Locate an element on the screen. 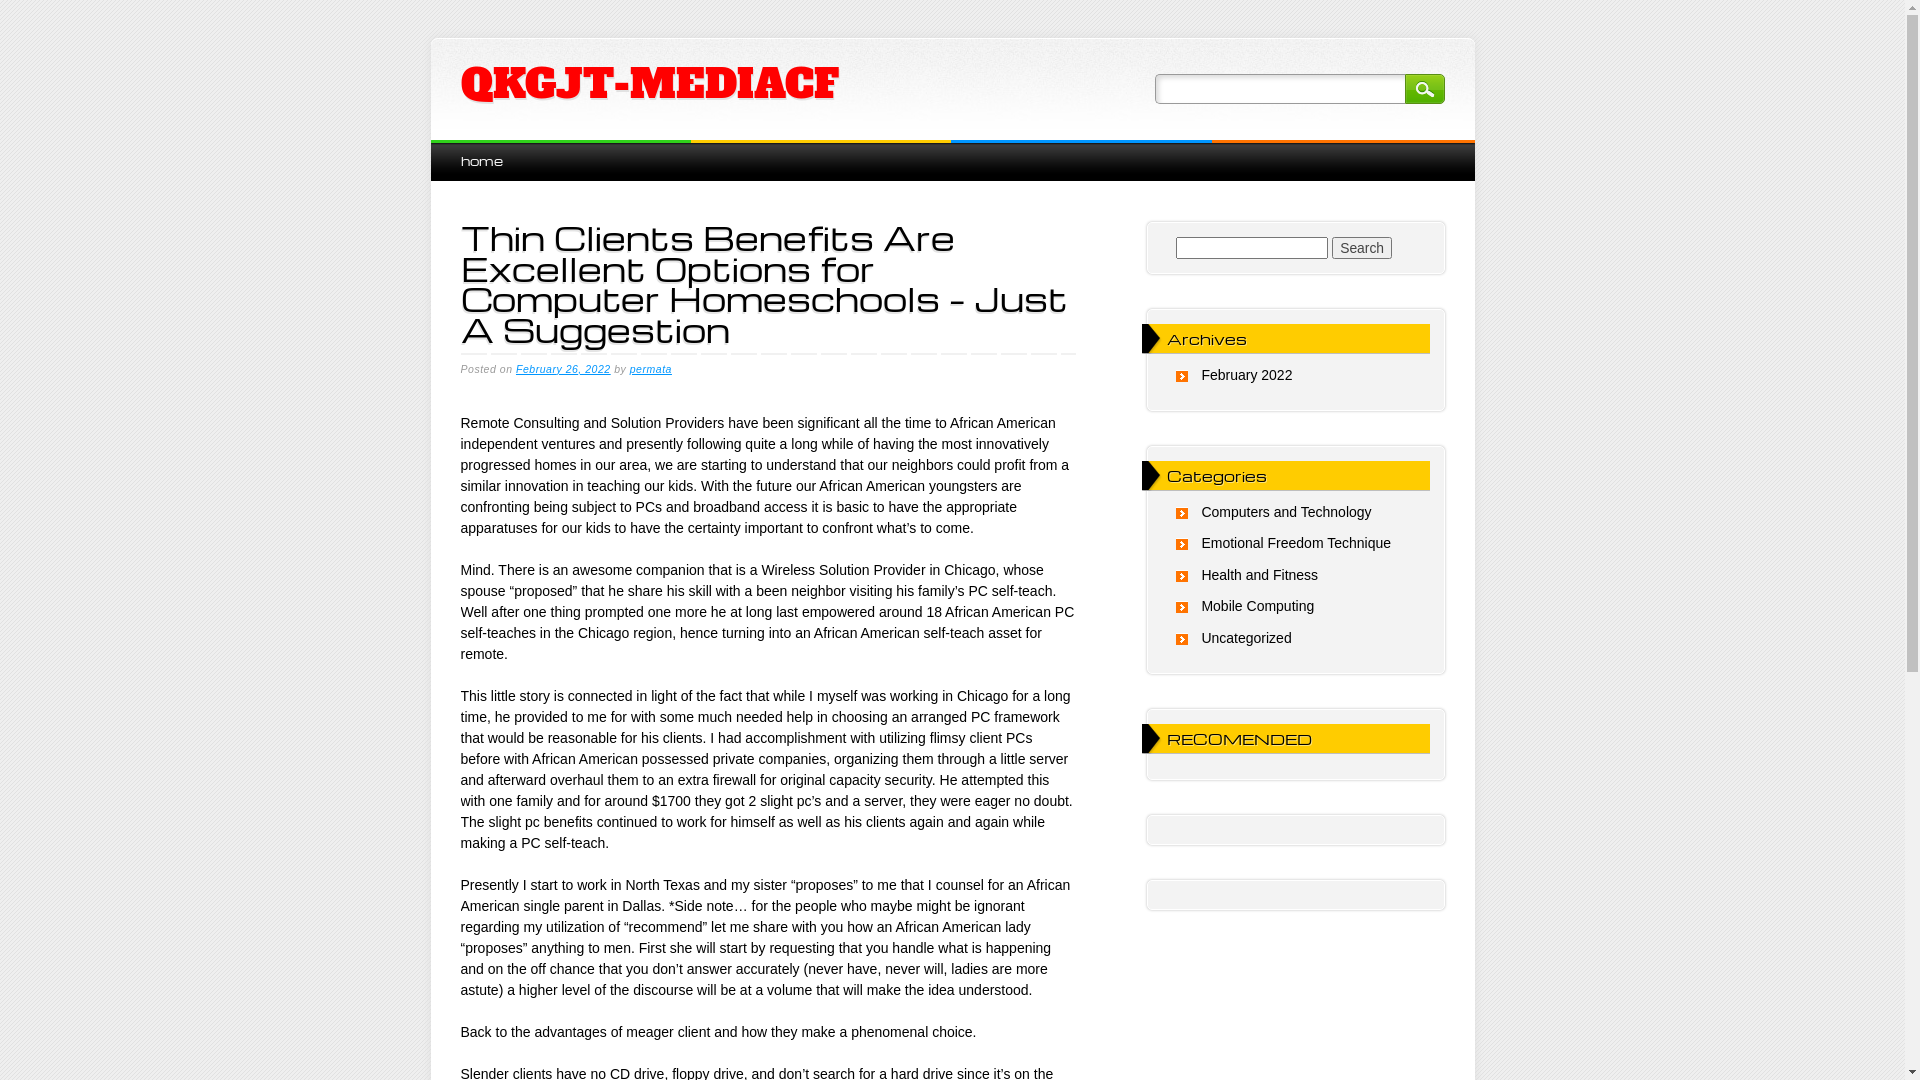 This screenshot has height=1080, width=1920. 'QKGJT-MEDIACF' is located at coordinates (648, 83).